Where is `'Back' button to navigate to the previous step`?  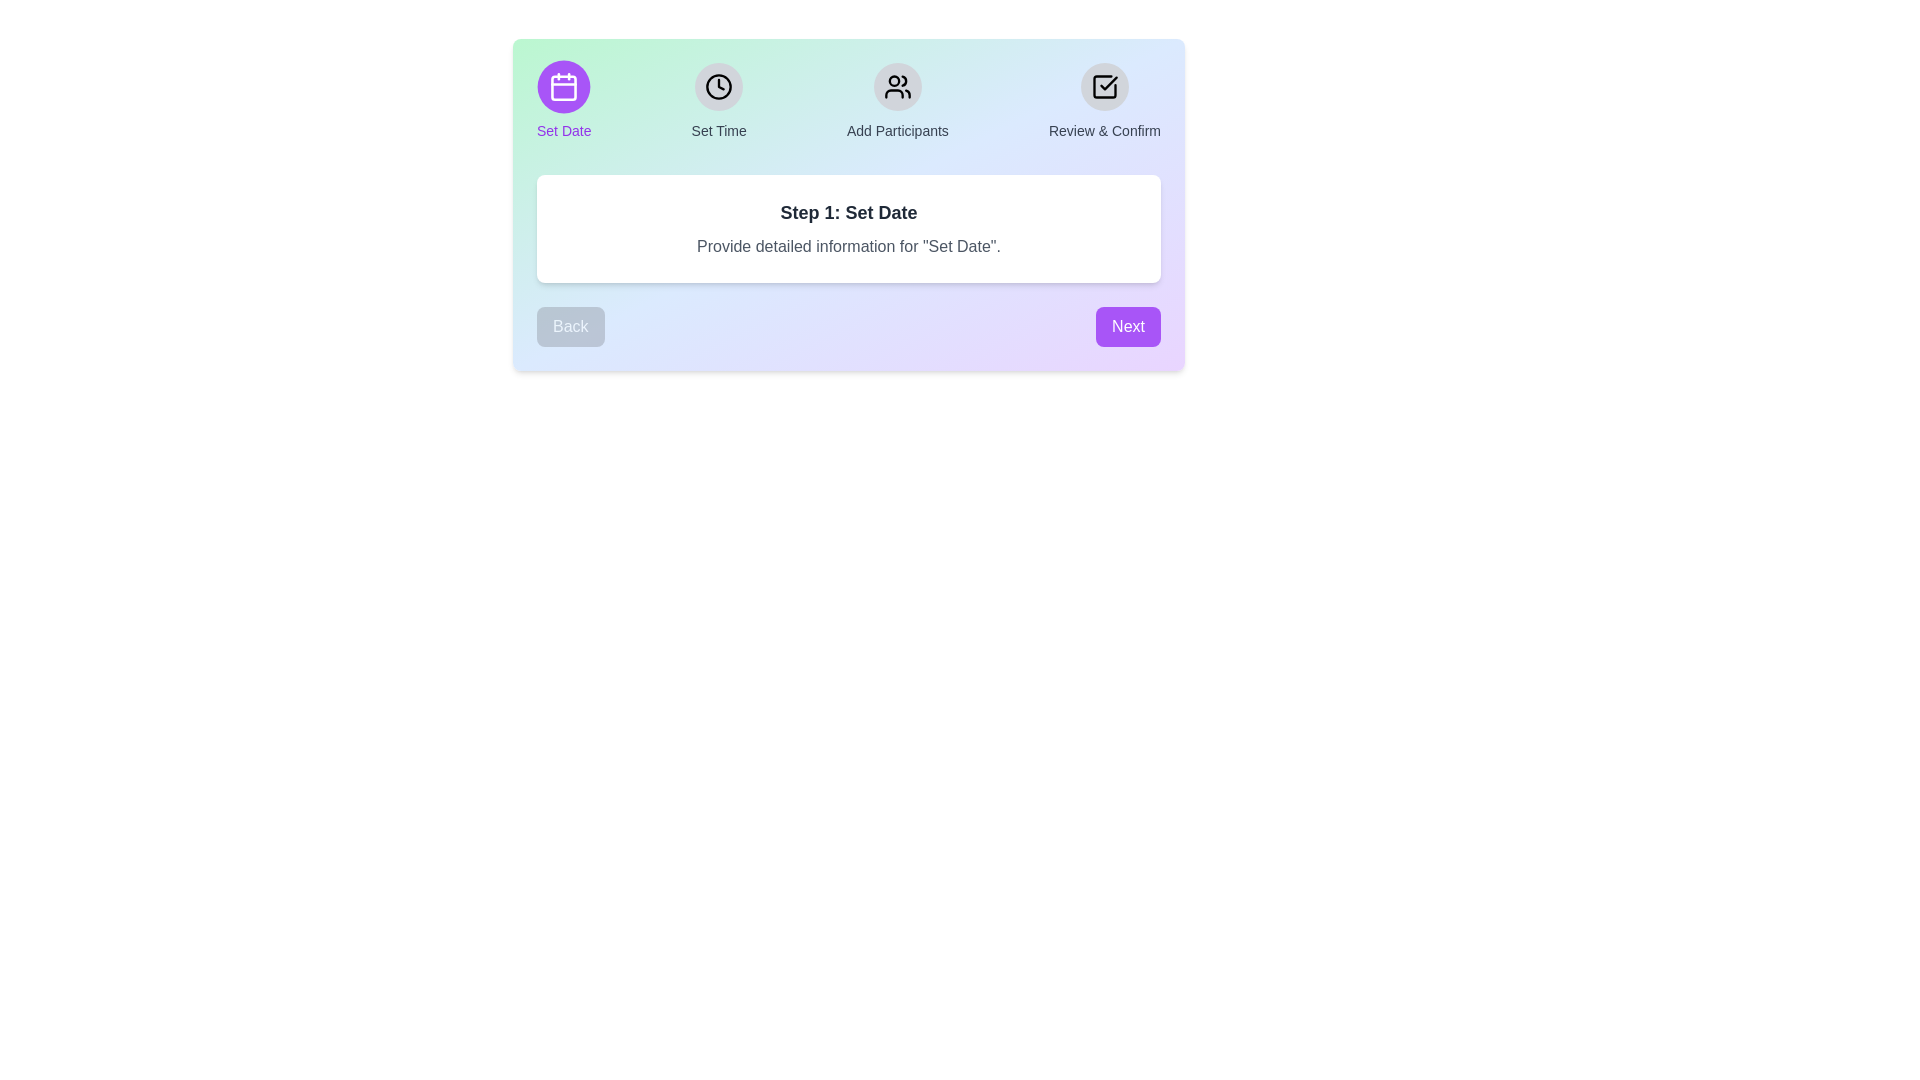 'Back' button to navigate to the previous step is located at coordinates (569, 326).